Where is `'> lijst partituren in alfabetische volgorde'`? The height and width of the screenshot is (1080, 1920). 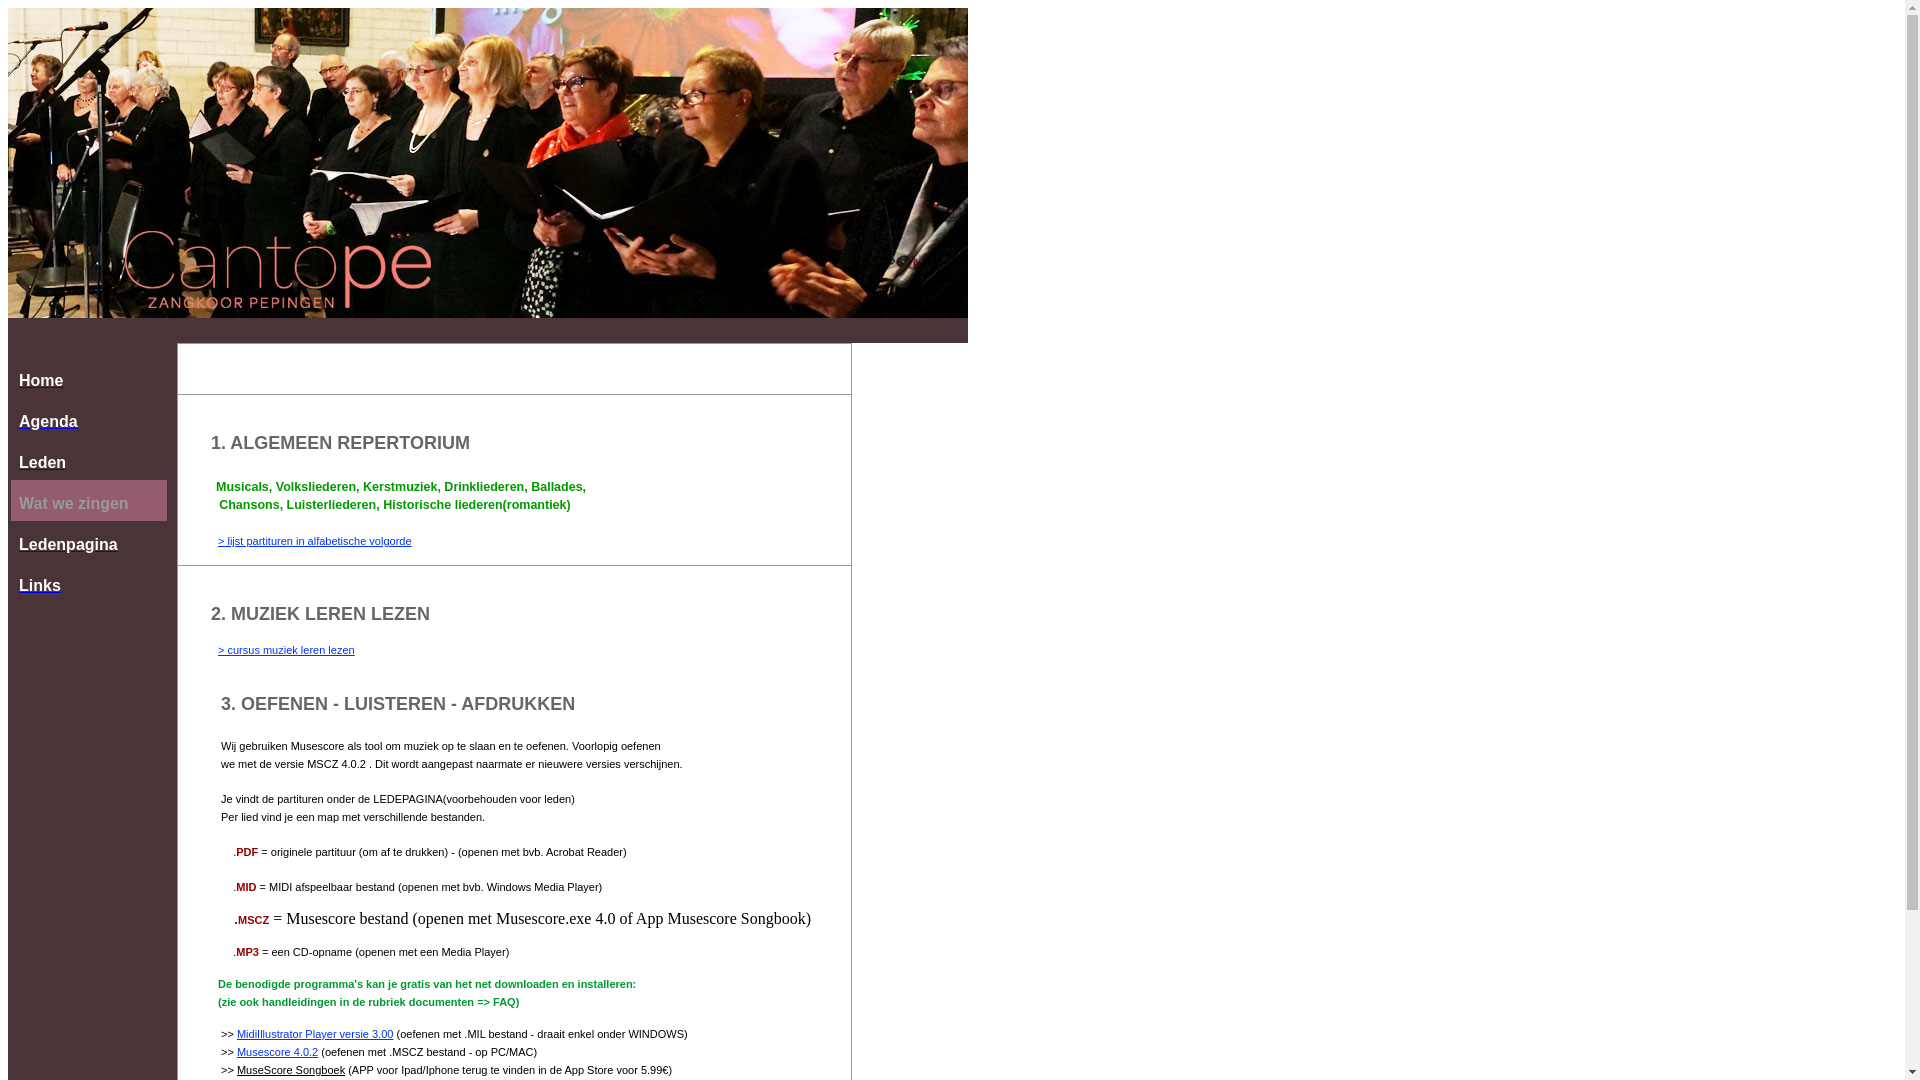
'> lijst partituren in alfabetische volgorde' is located at coordinates (314, 540).